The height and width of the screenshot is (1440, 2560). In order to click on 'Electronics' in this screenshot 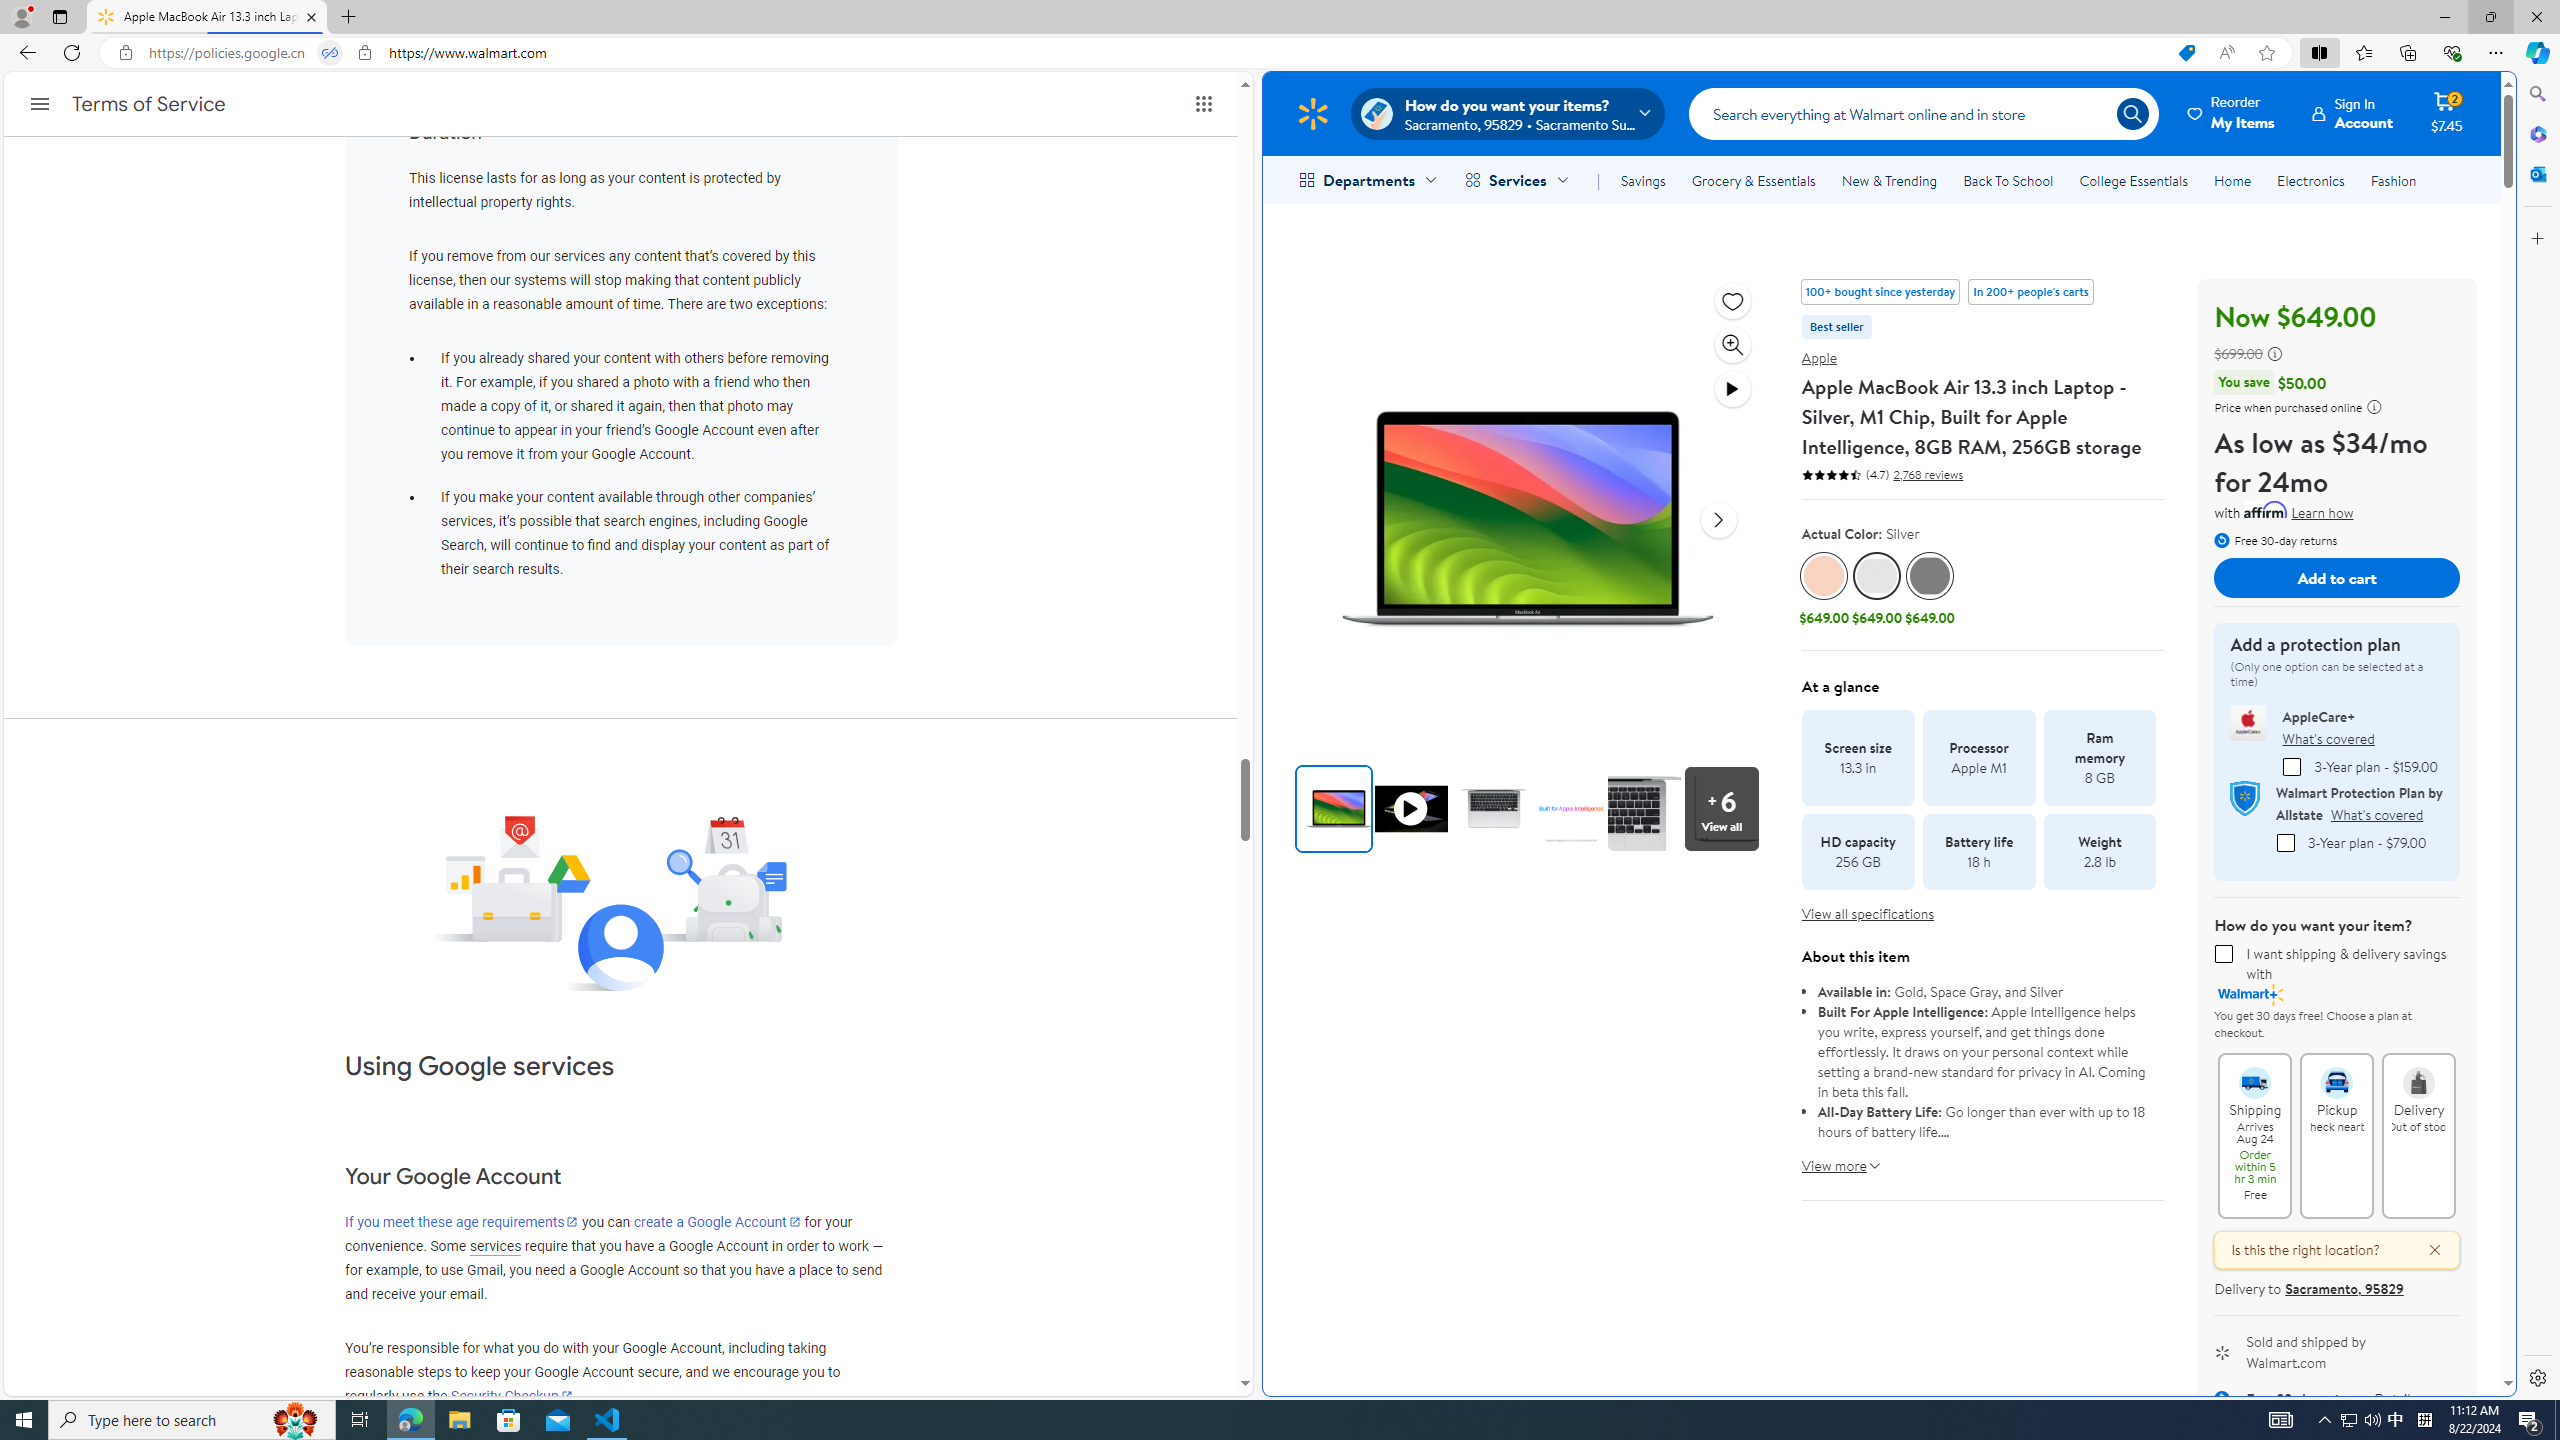, I will do `click(2311, 180)`.